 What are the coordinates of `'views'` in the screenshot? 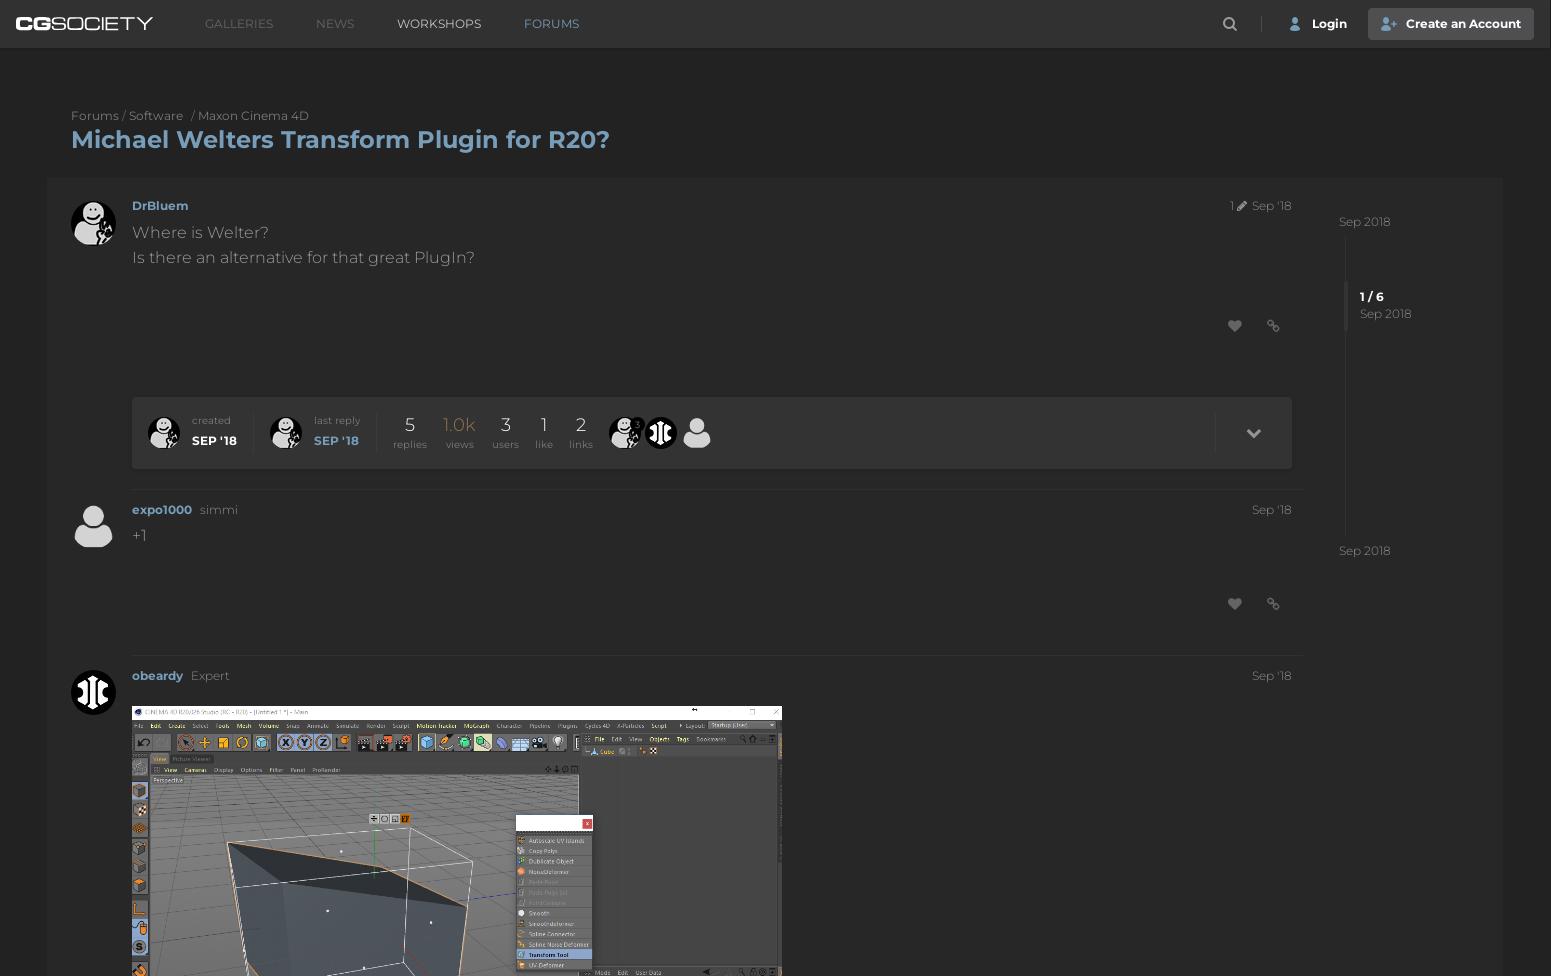 It's located at (457, 442).